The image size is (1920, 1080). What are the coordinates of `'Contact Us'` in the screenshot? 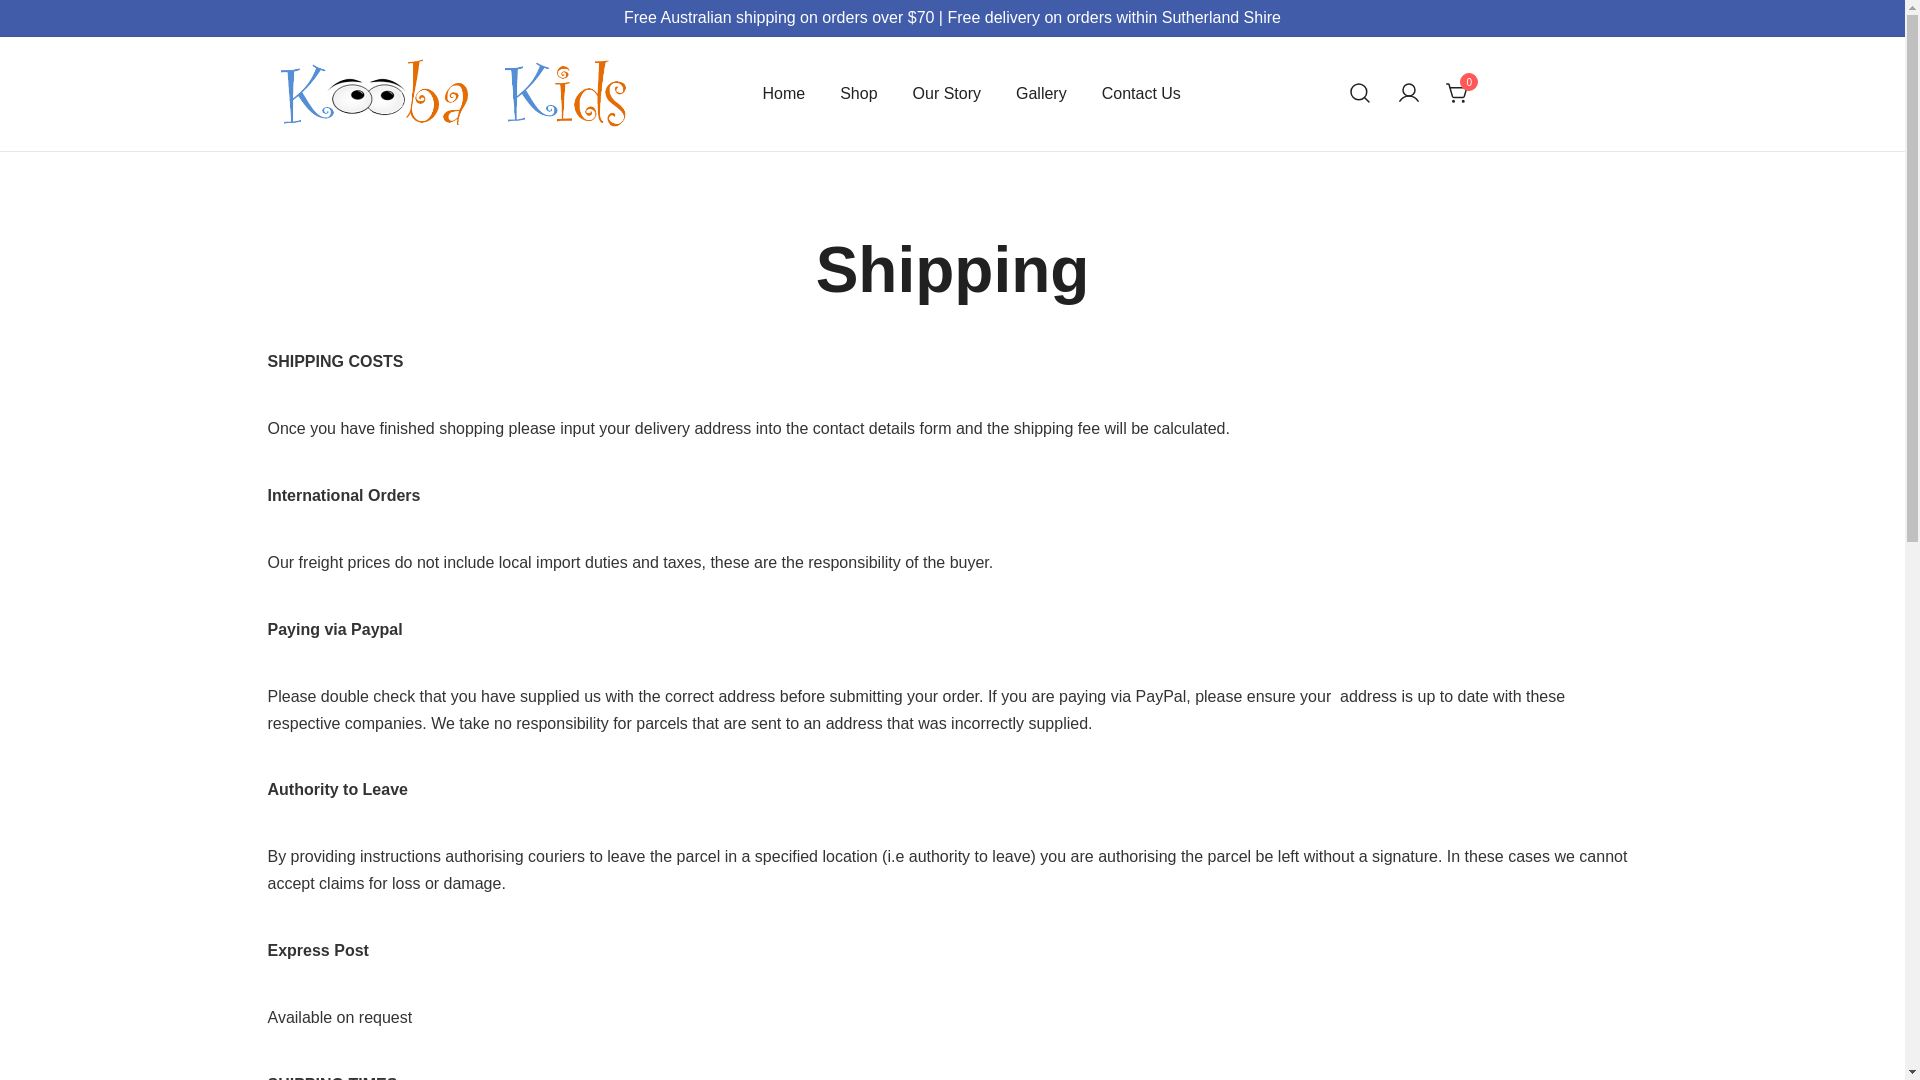 It's located at (1141, 94).